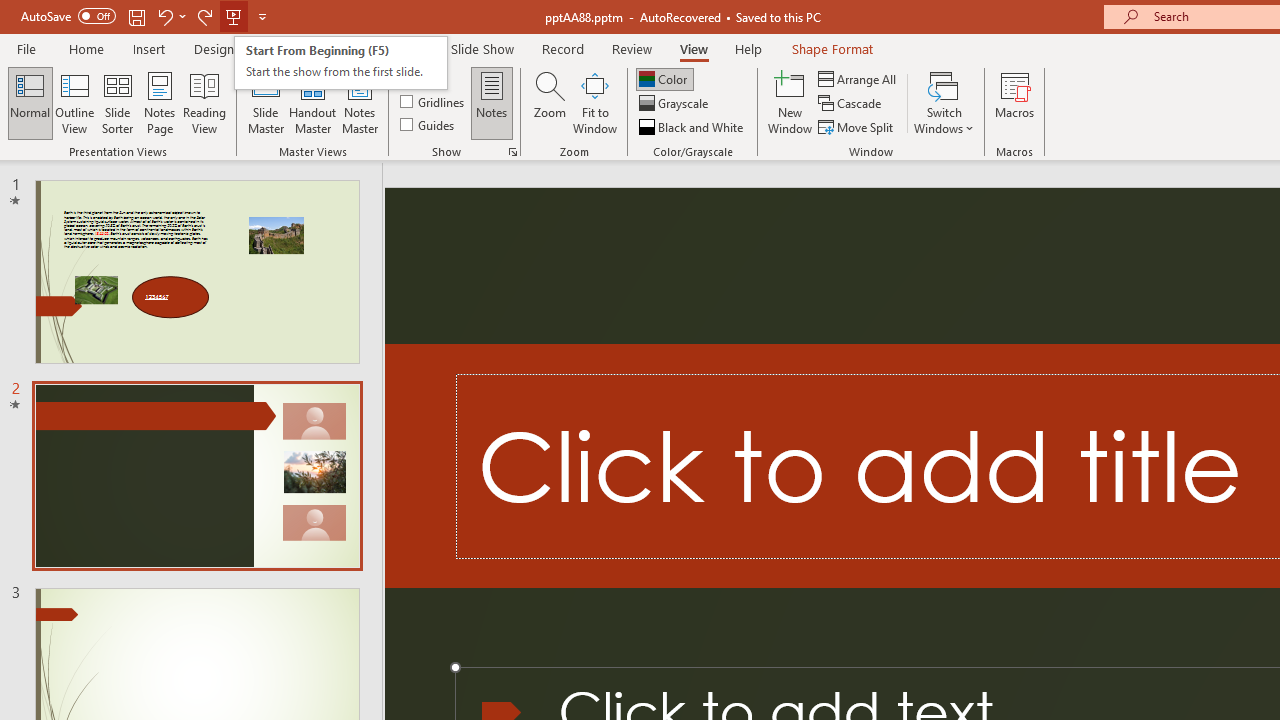 This screenshot has width=1280, height=720. What do you see at coordinates (664, 78) in the screenshot?
I see `'Color'` at bounding box center [664, 78].